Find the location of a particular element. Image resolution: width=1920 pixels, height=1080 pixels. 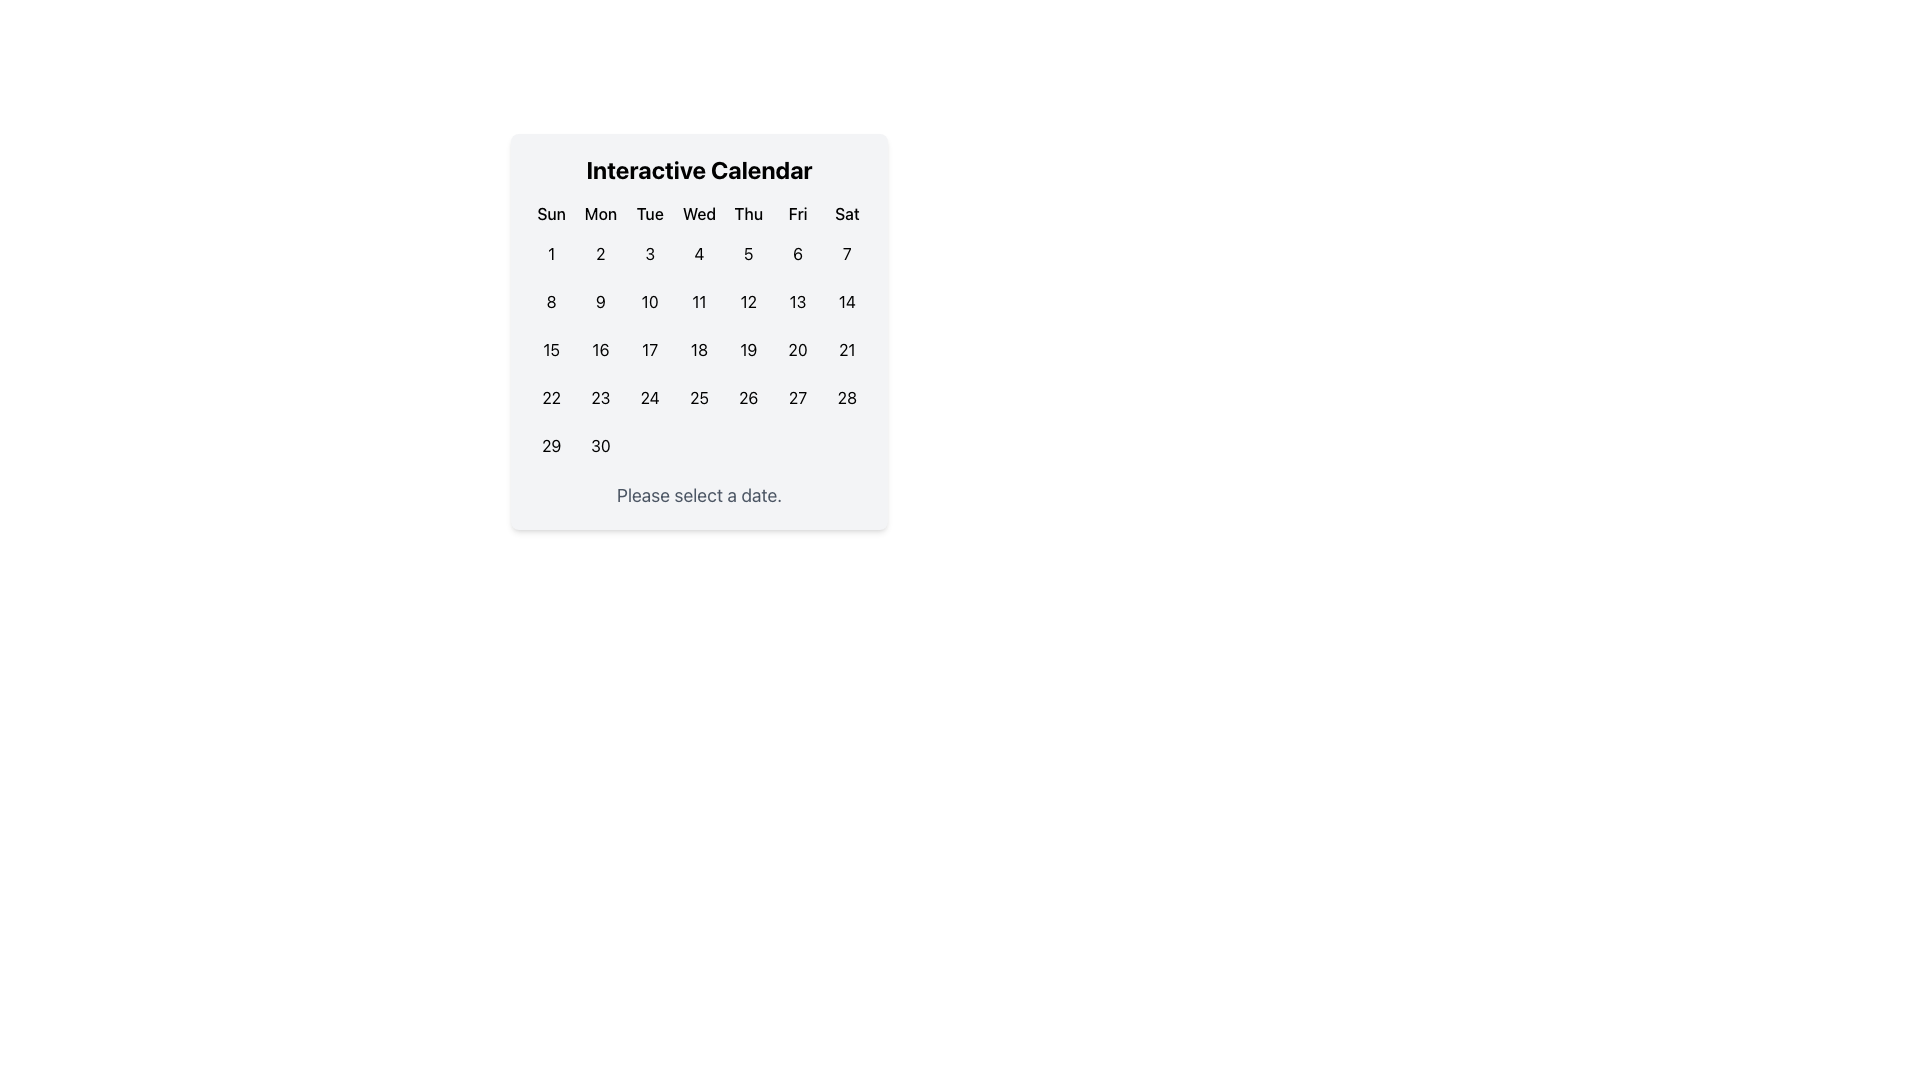

the text element styled as a calendar day component representing the seventh day, located under the 'Sat' header in the first row and seventh column of the calendar grid is located at coordinates (847, 253).